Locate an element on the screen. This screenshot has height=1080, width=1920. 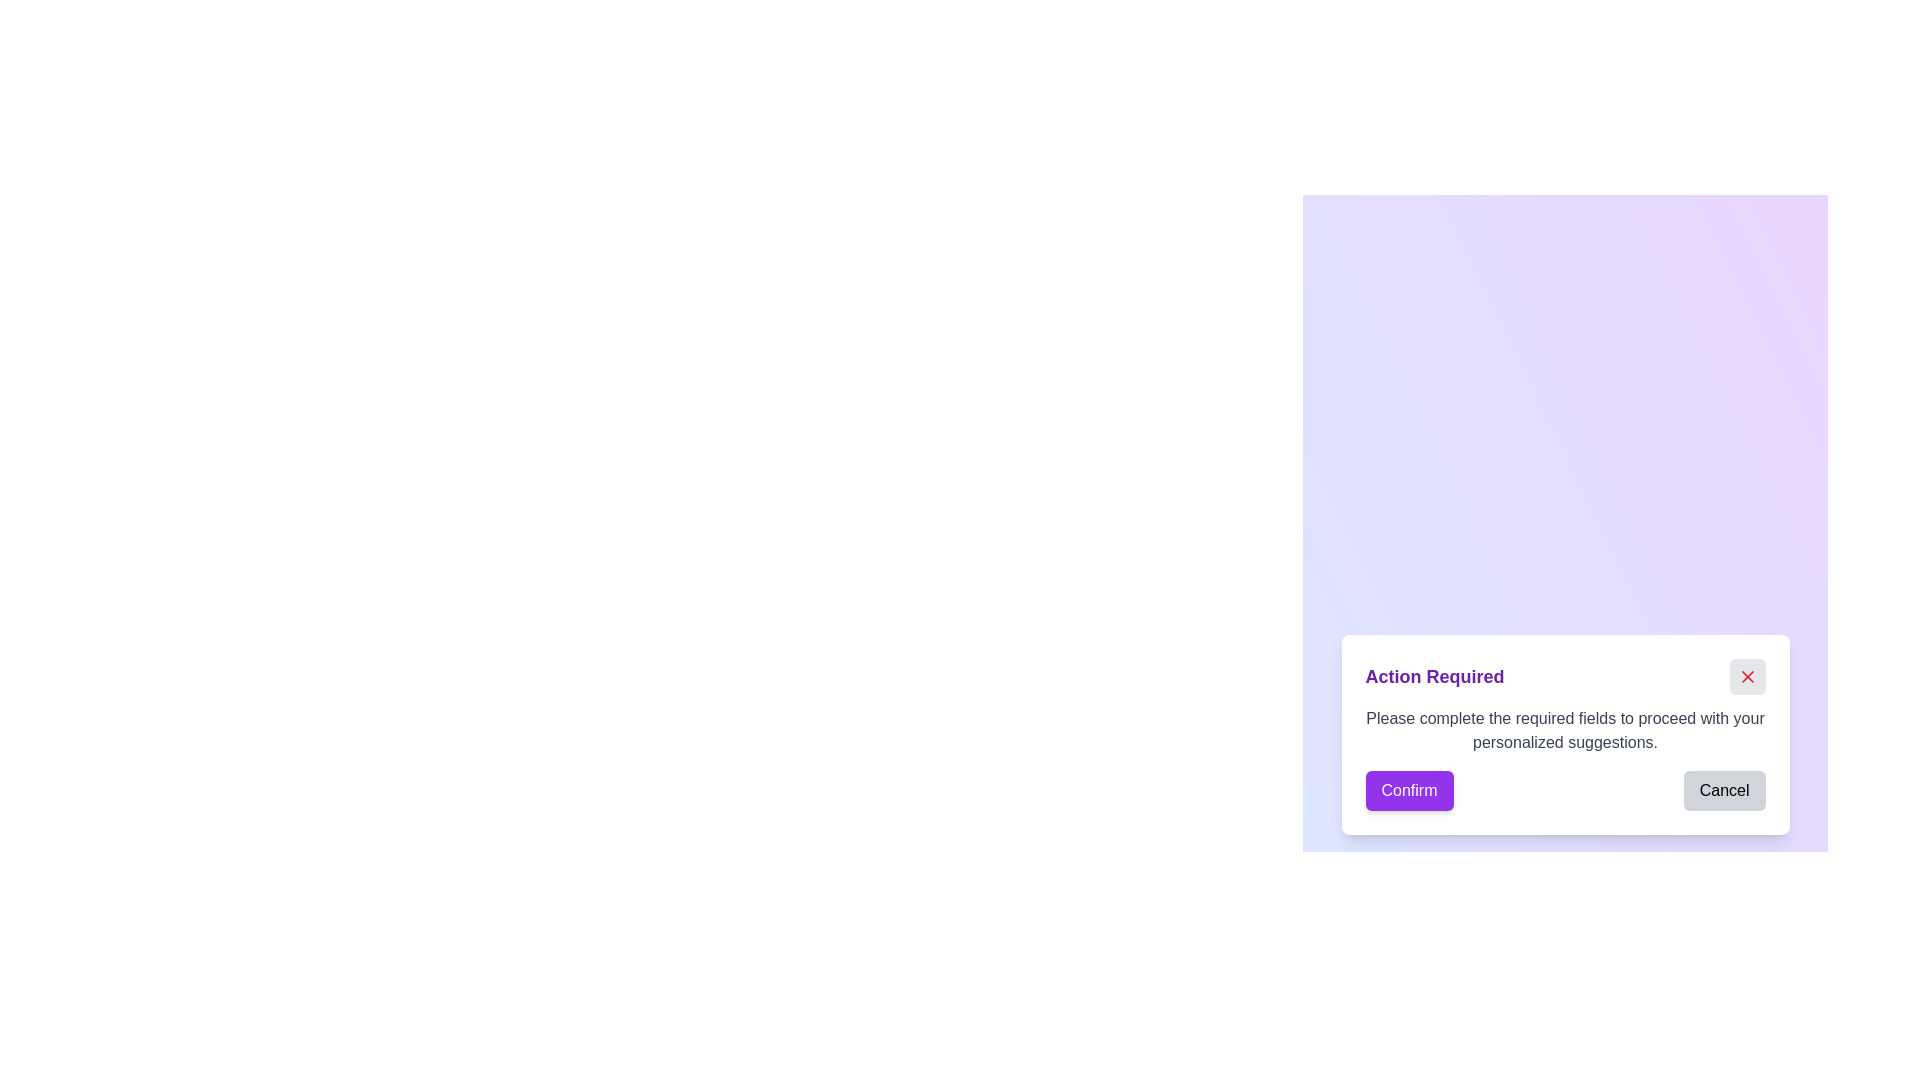
the close button located at the top-right corner of the dialog, next to the 'Action Required' title is located at coordinates (1746, 676).